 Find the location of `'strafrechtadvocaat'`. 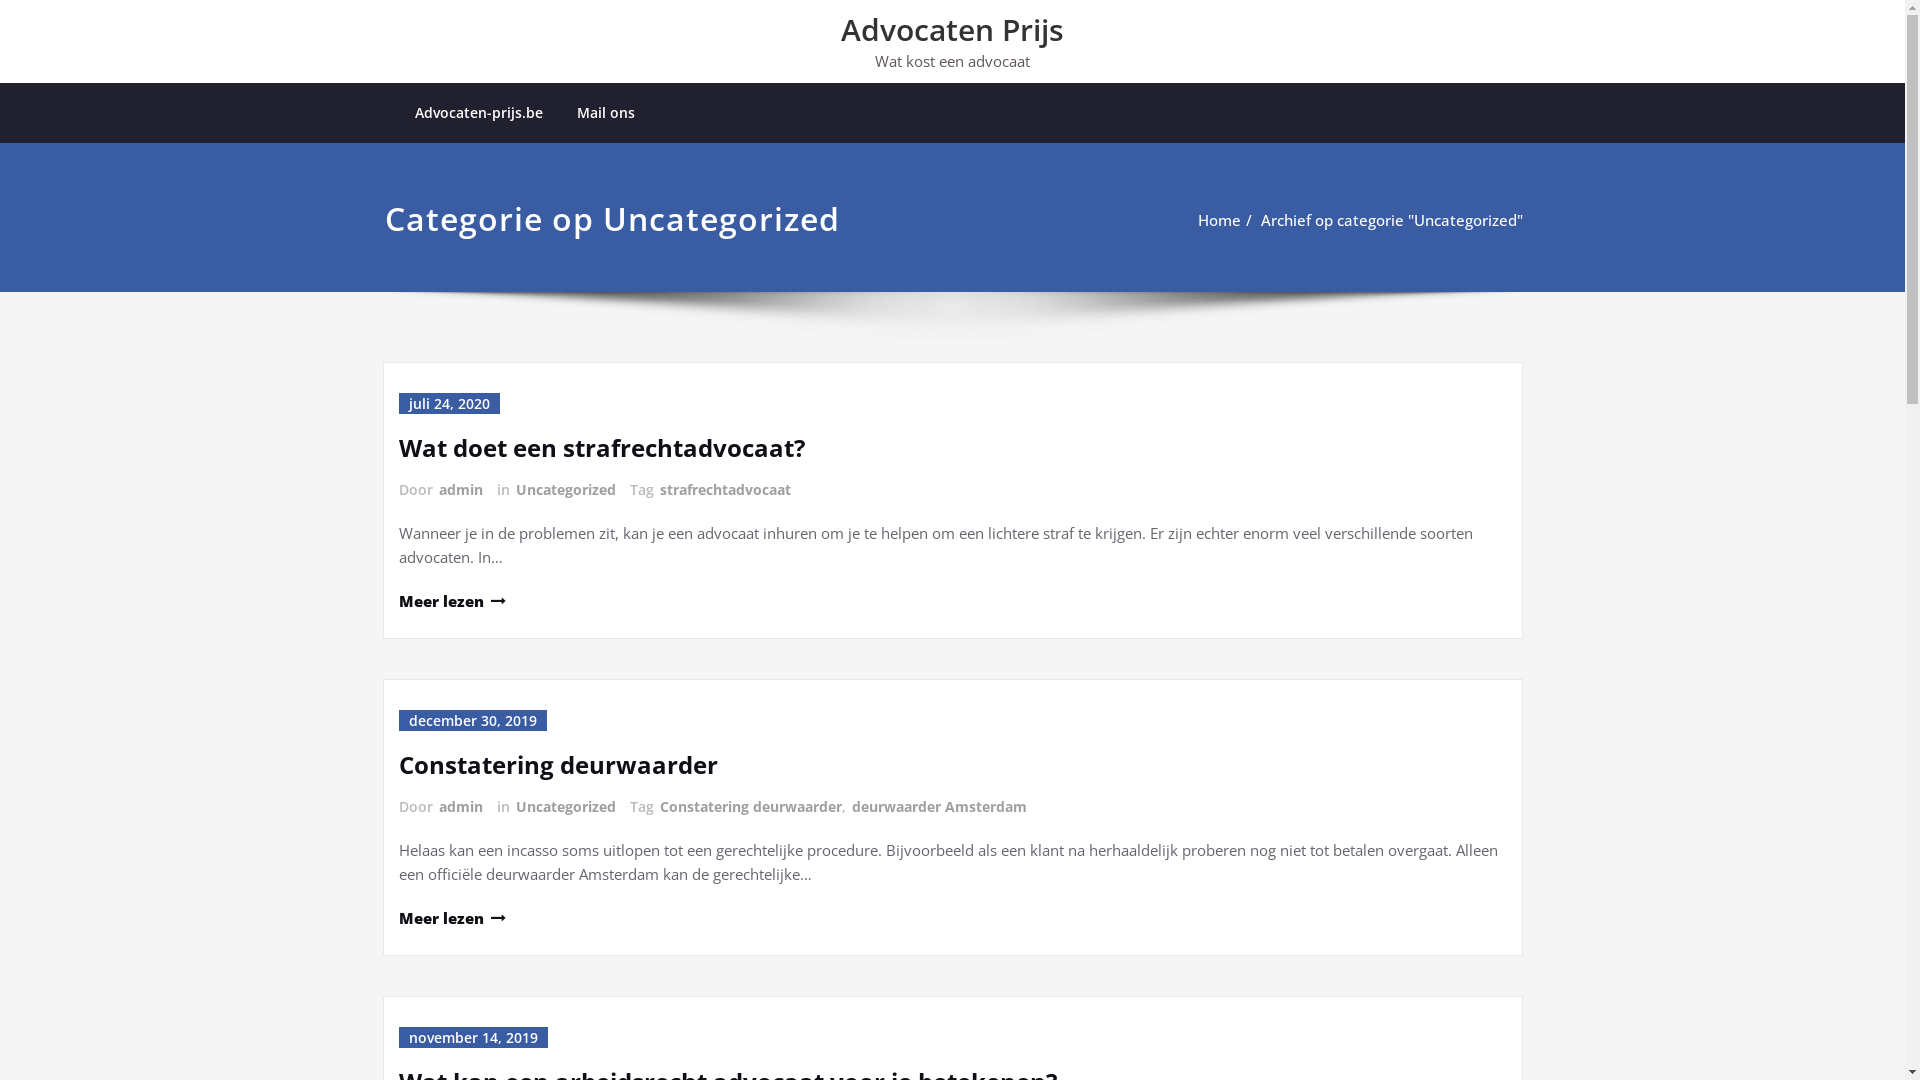

'strafrechtadvocaat' is located at coordinates (723, 489).